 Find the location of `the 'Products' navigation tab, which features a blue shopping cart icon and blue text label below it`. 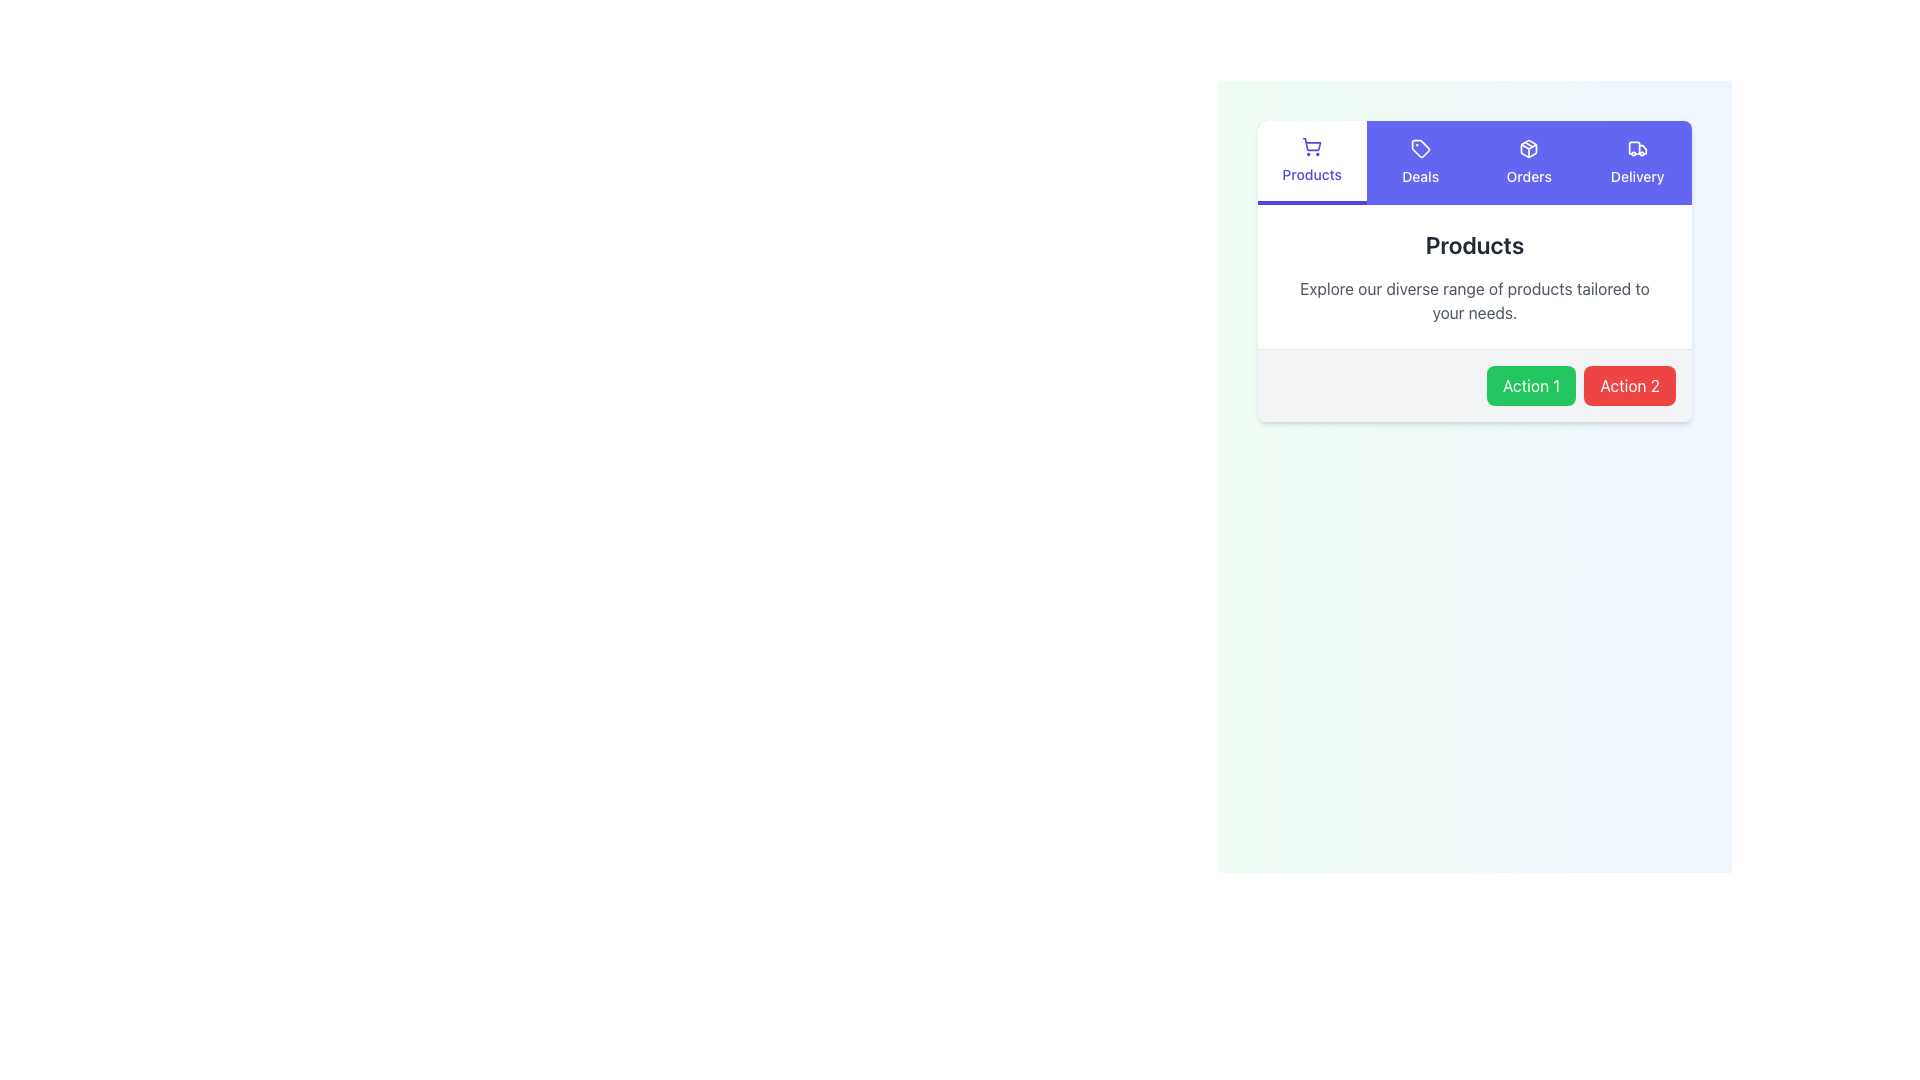

the 'Products' navigation tab, which features a blue shopping cart icon and blue text label below it is located at coordinates (1312, 160).